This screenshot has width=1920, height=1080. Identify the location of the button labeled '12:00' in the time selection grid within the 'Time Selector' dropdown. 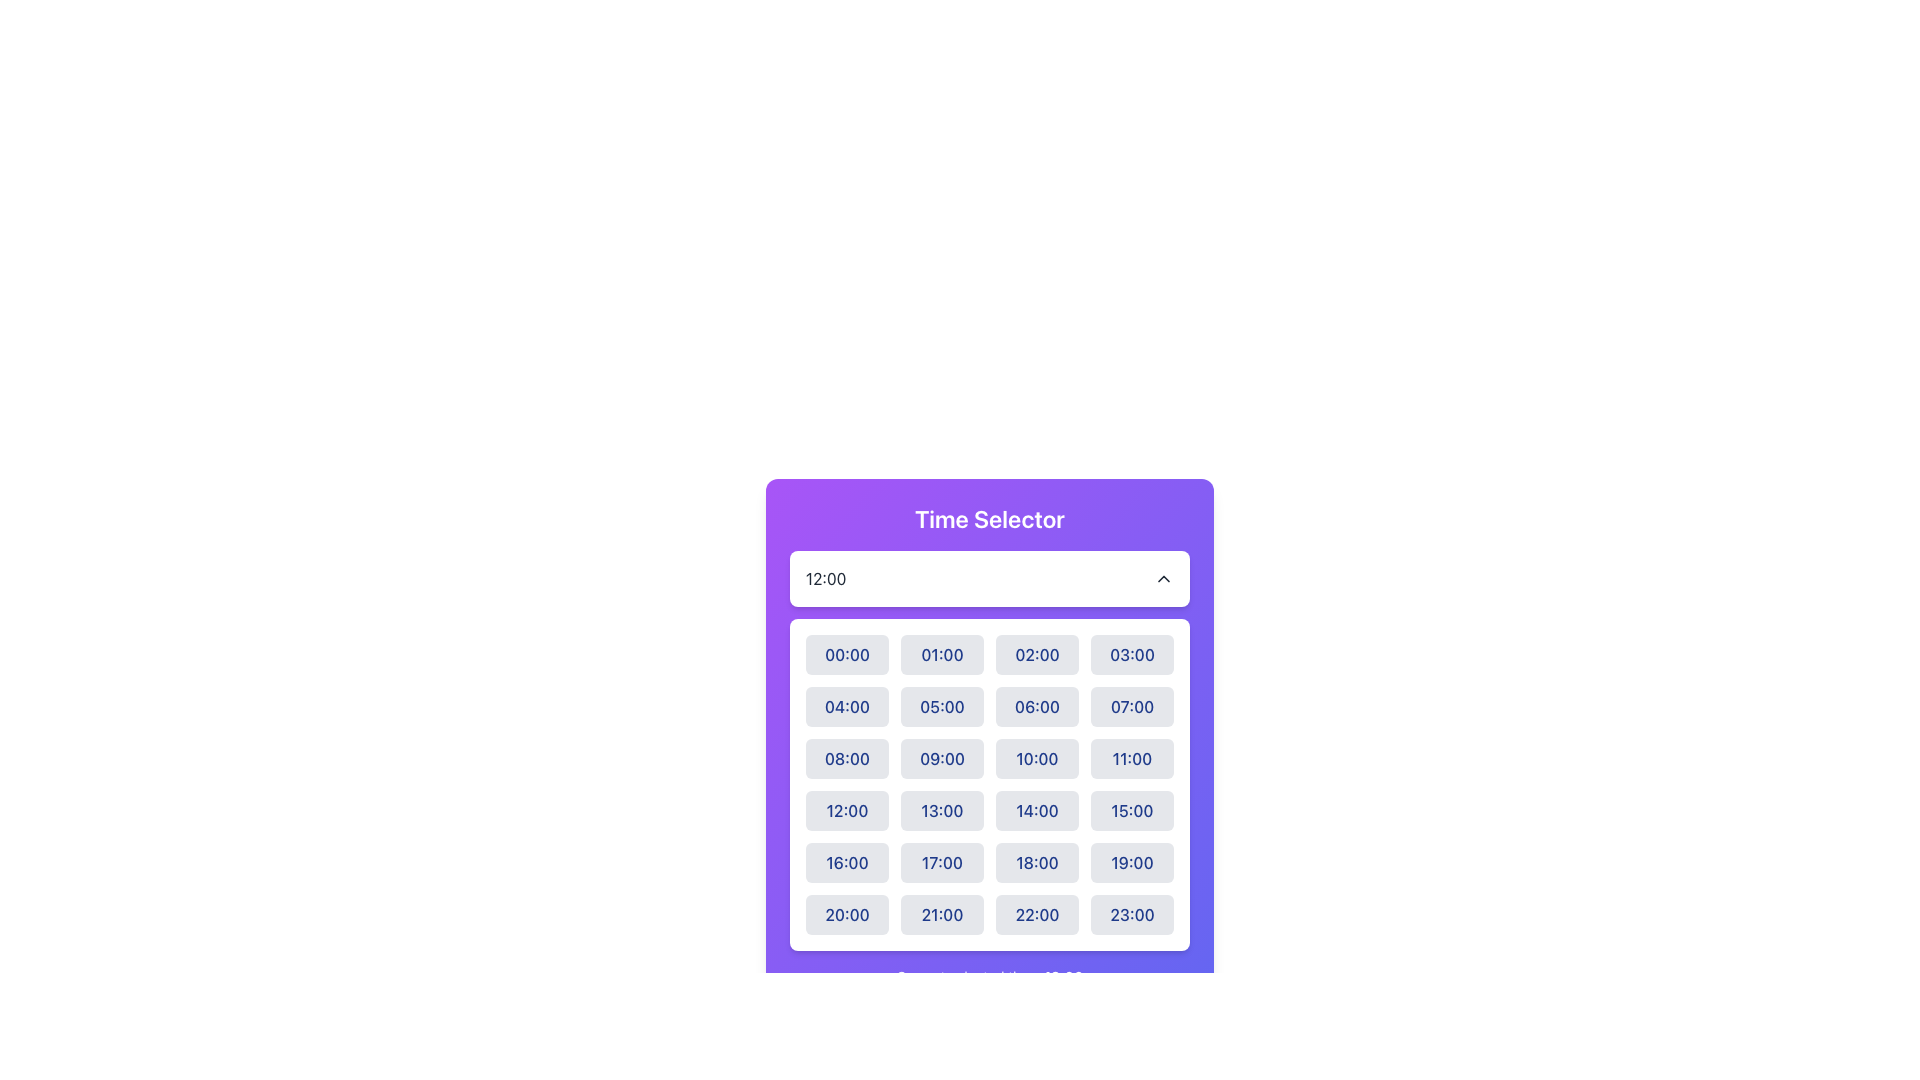
(847, 810).